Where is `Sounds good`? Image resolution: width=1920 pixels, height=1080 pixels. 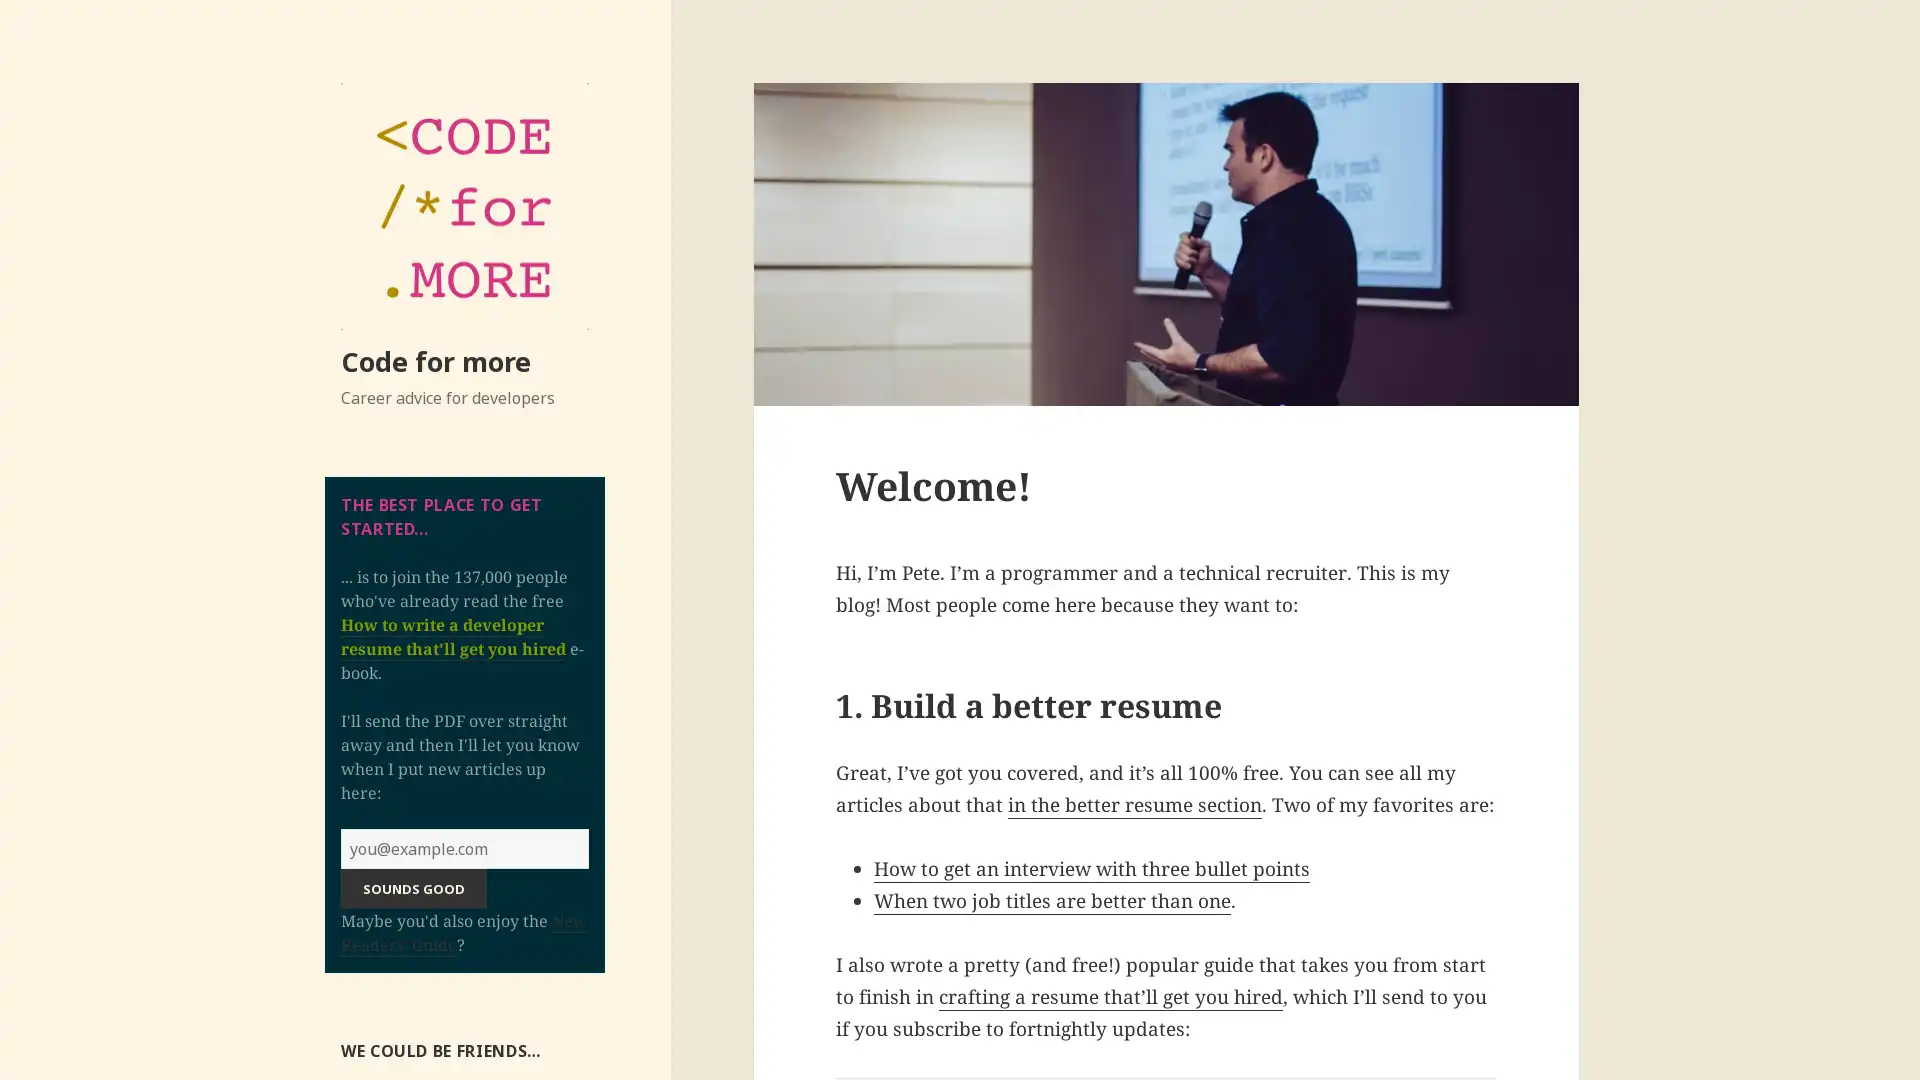 Sounds good is located at coordinates (412, 886).